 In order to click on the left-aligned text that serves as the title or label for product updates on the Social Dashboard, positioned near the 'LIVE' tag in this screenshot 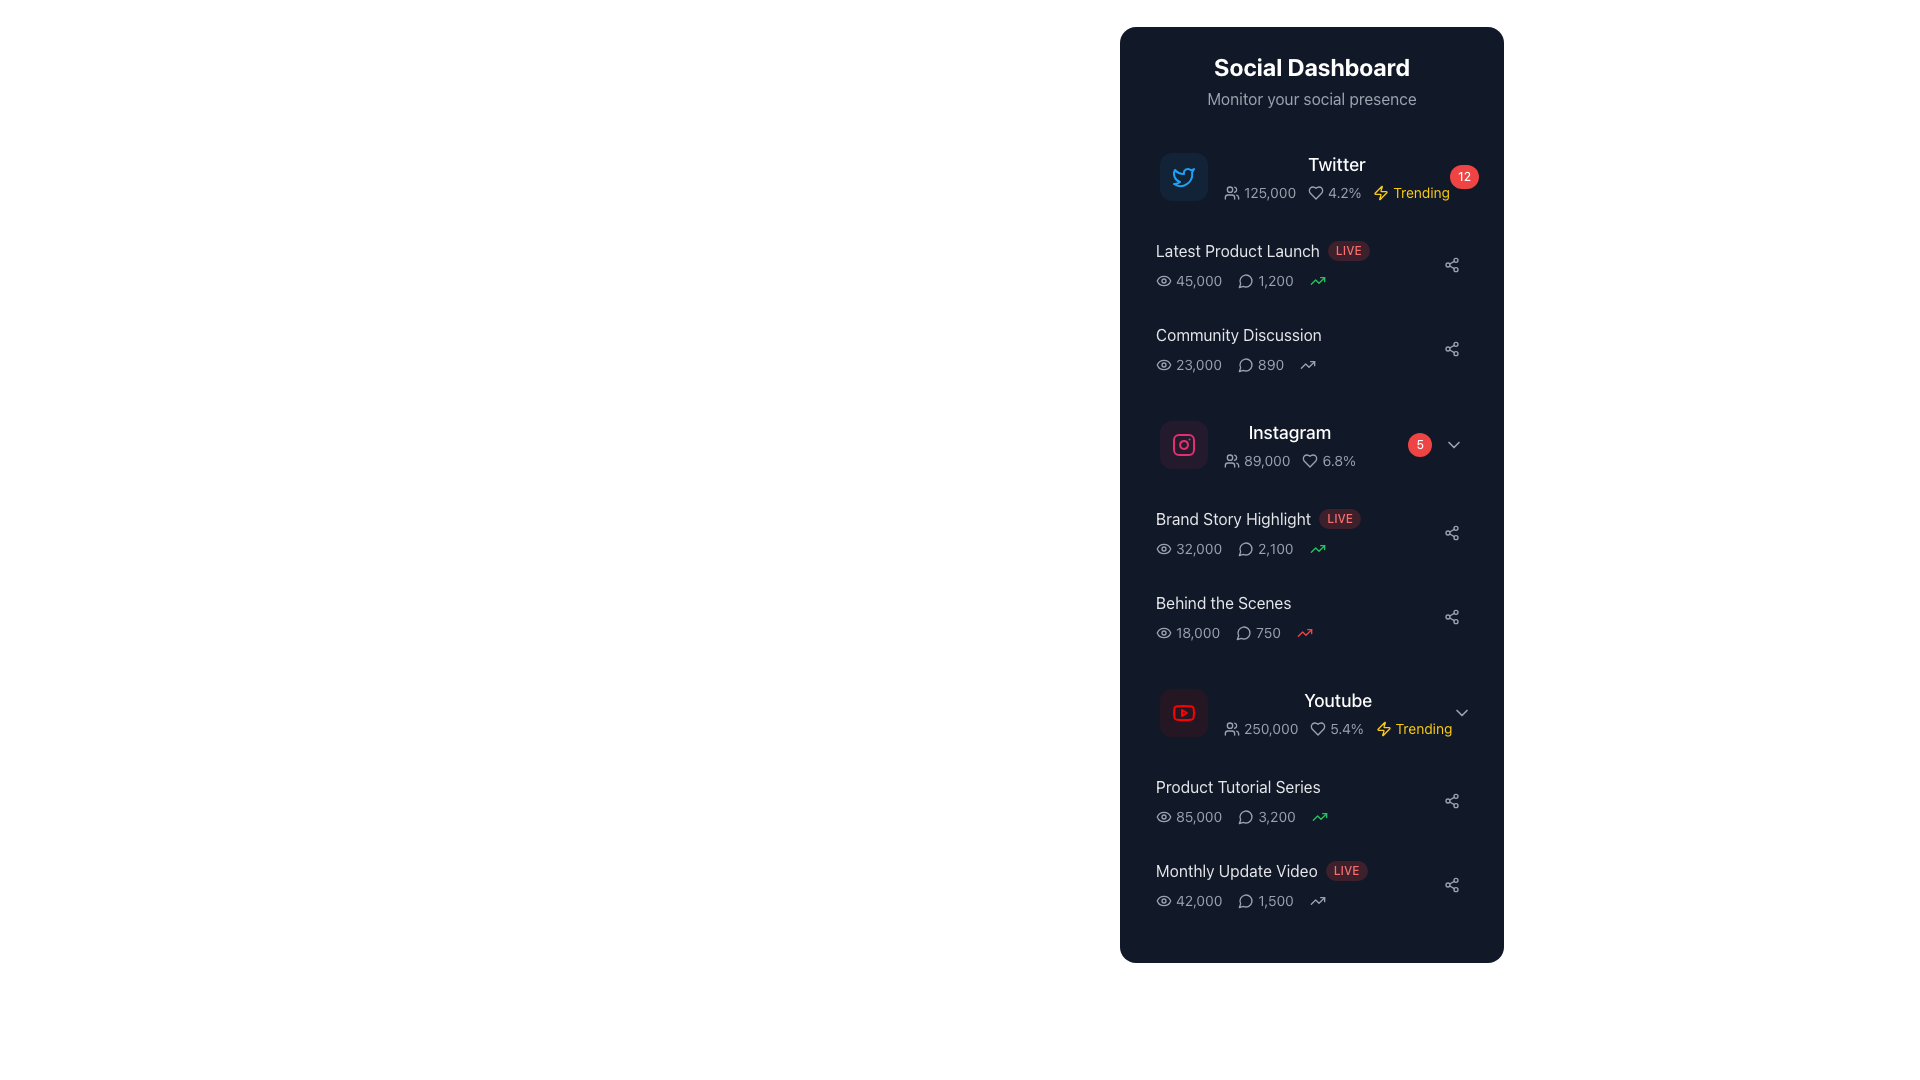, I will do `click(1236, 249)`.